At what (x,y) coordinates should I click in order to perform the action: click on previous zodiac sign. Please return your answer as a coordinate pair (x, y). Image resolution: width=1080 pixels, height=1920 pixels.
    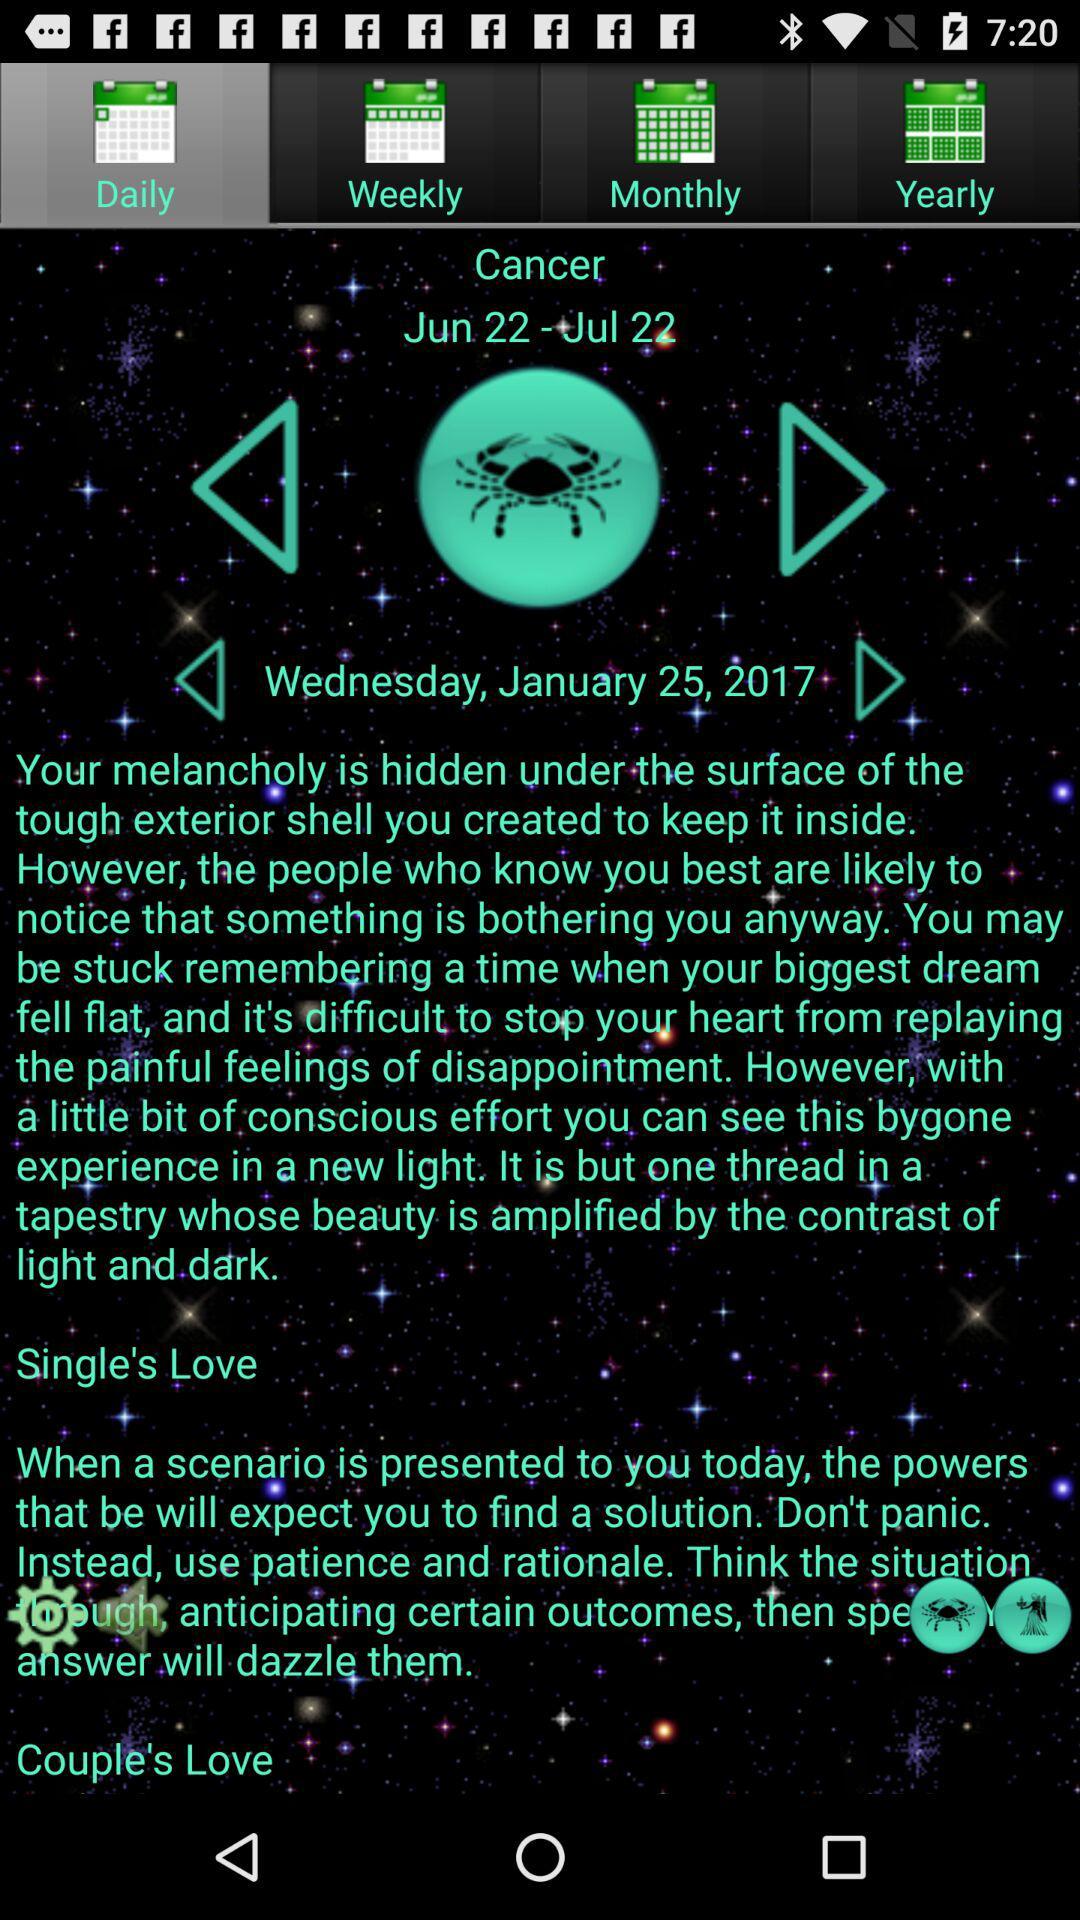
    Looking at the image, I should click on (246, 487).